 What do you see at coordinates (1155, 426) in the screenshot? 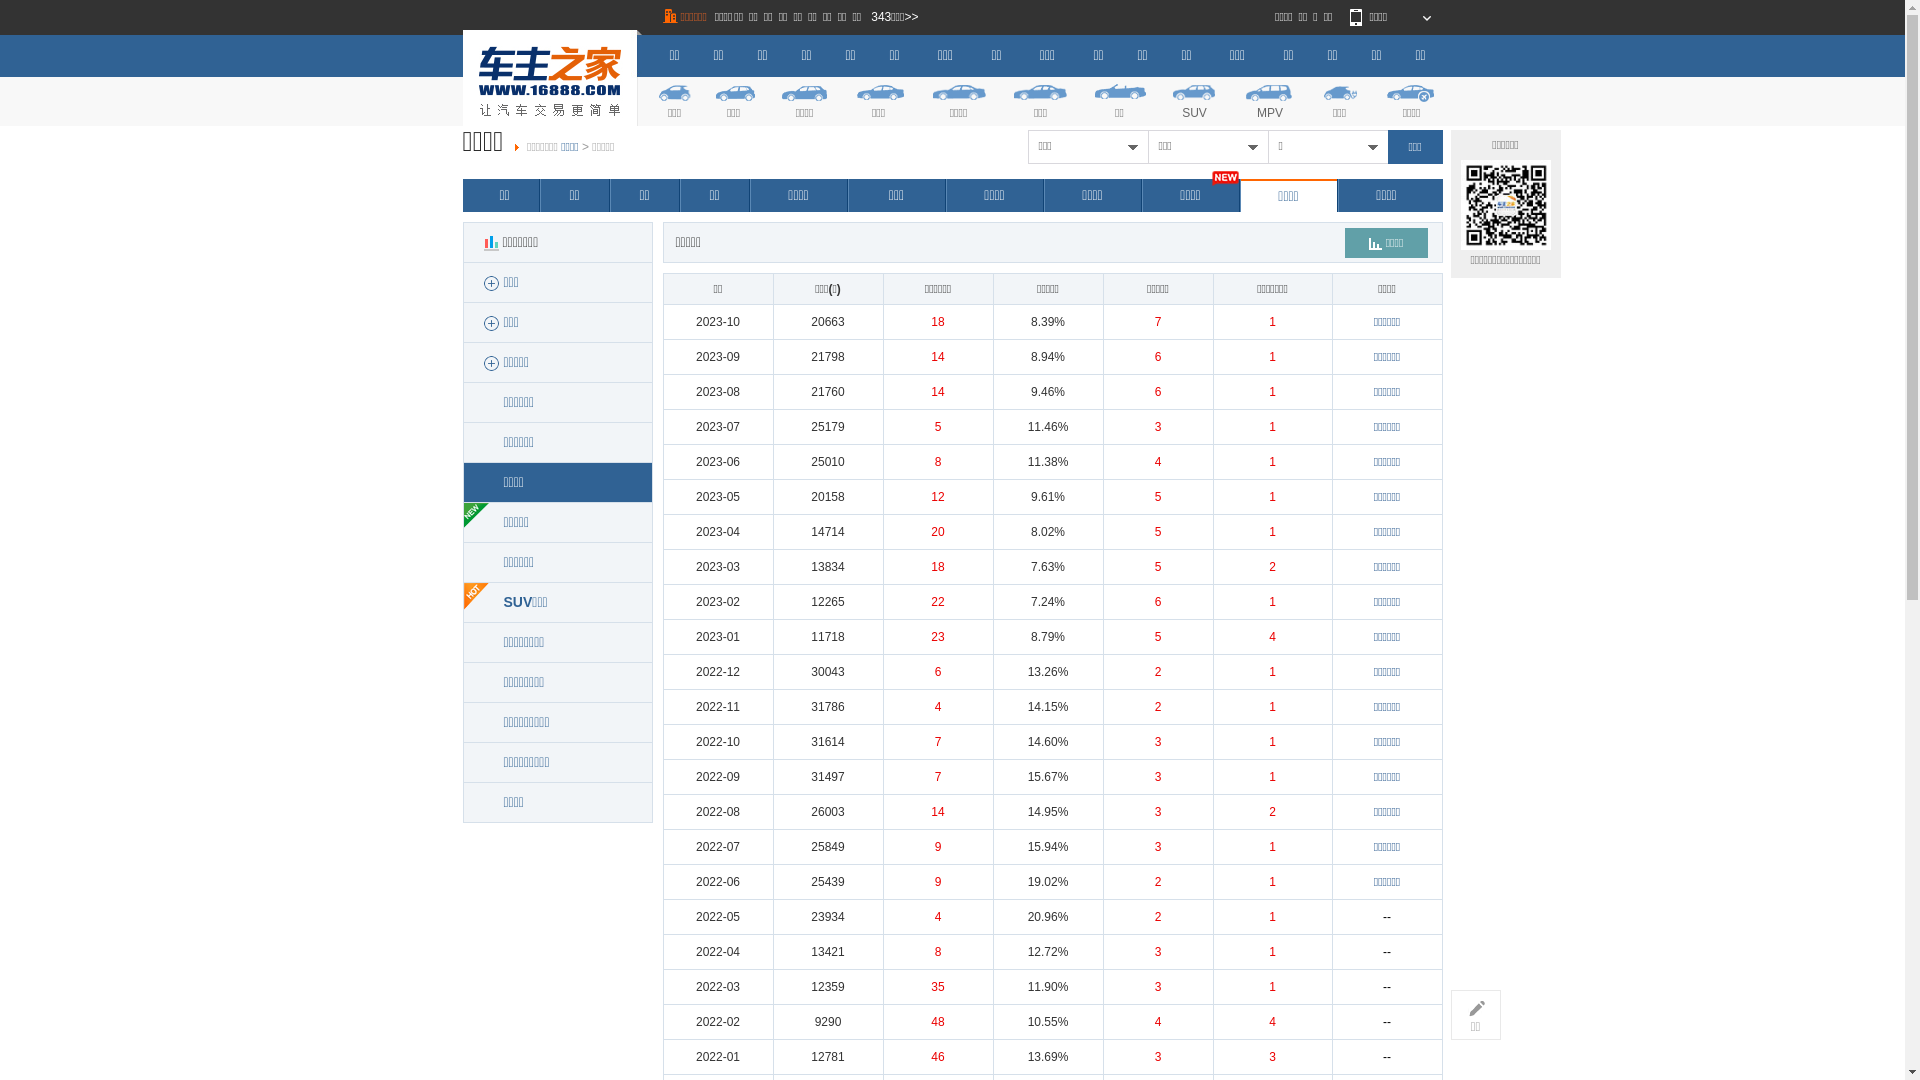
I see `'3'` at bounding box center [1155, 426].